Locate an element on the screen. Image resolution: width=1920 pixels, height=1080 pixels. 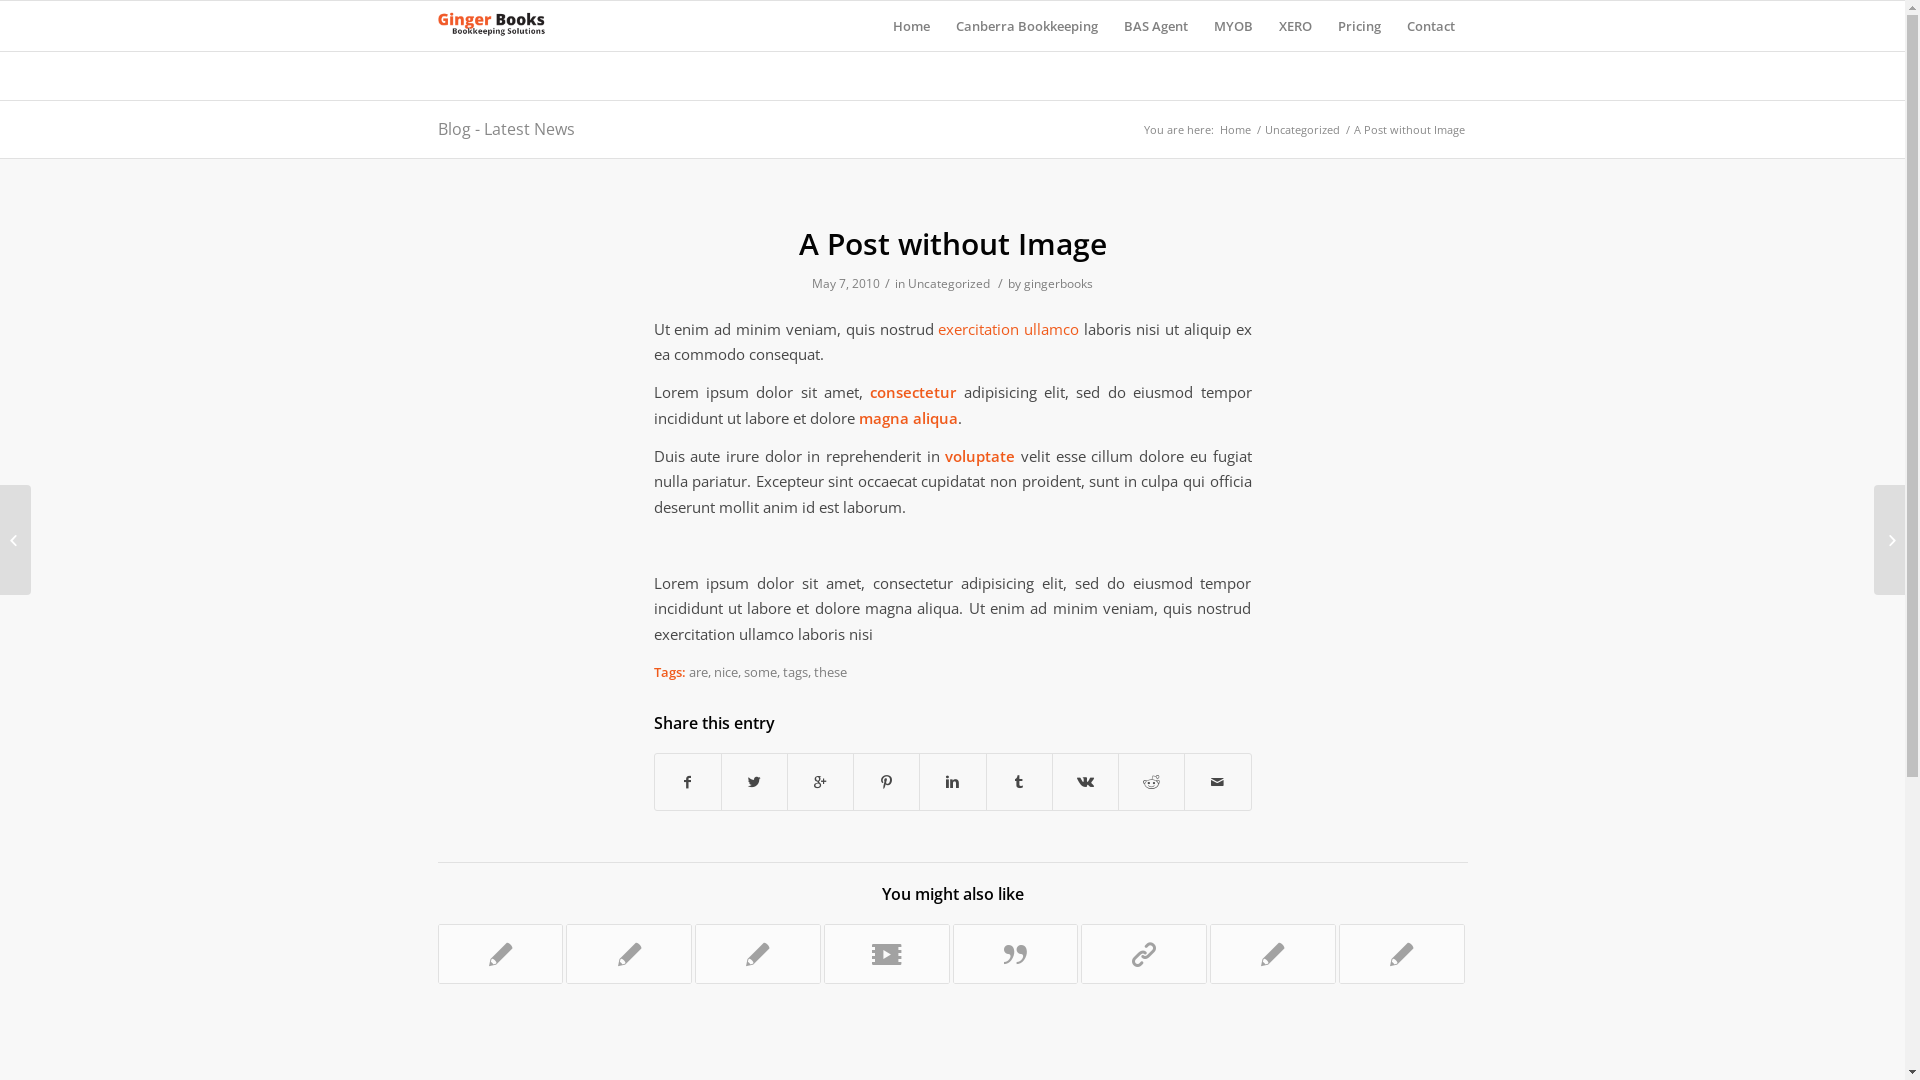
'nice' is located at coordinates (724, 671).